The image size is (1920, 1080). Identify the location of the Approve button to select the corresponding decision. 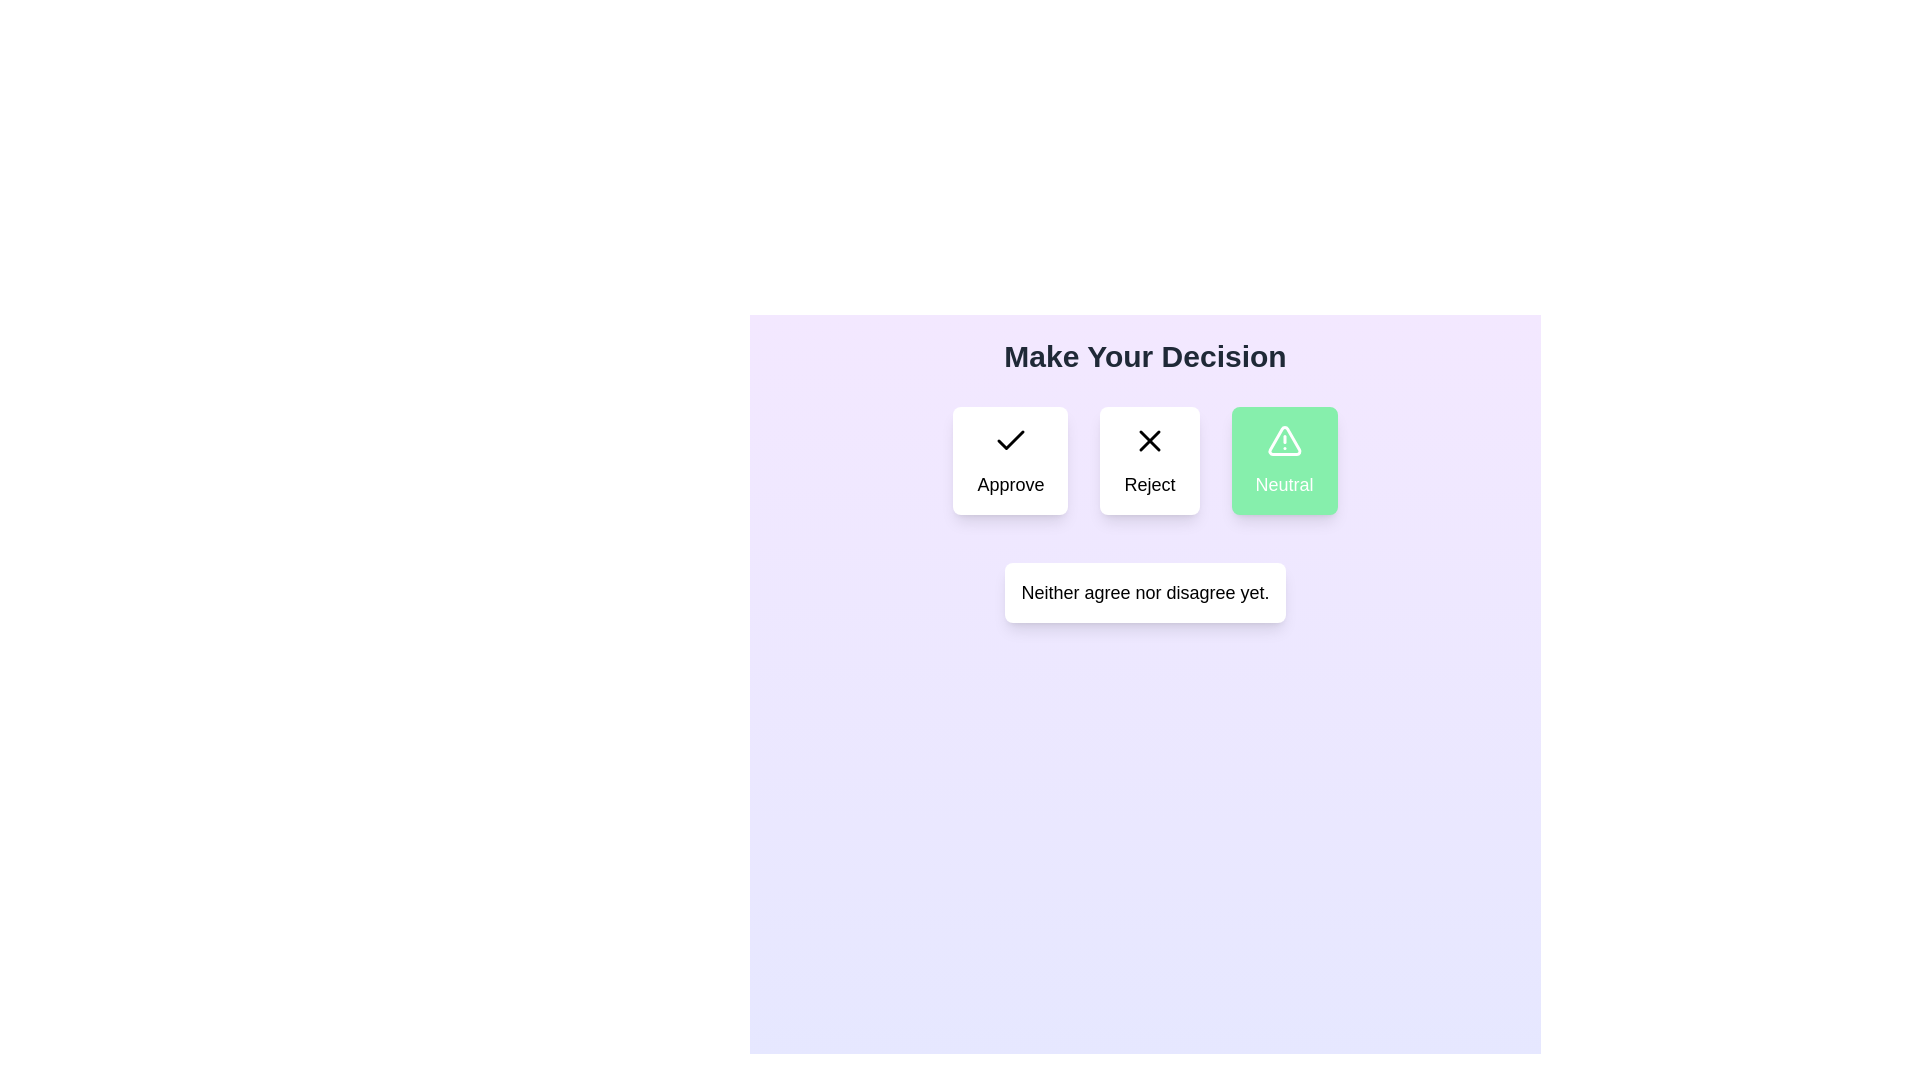
(1010, 461).